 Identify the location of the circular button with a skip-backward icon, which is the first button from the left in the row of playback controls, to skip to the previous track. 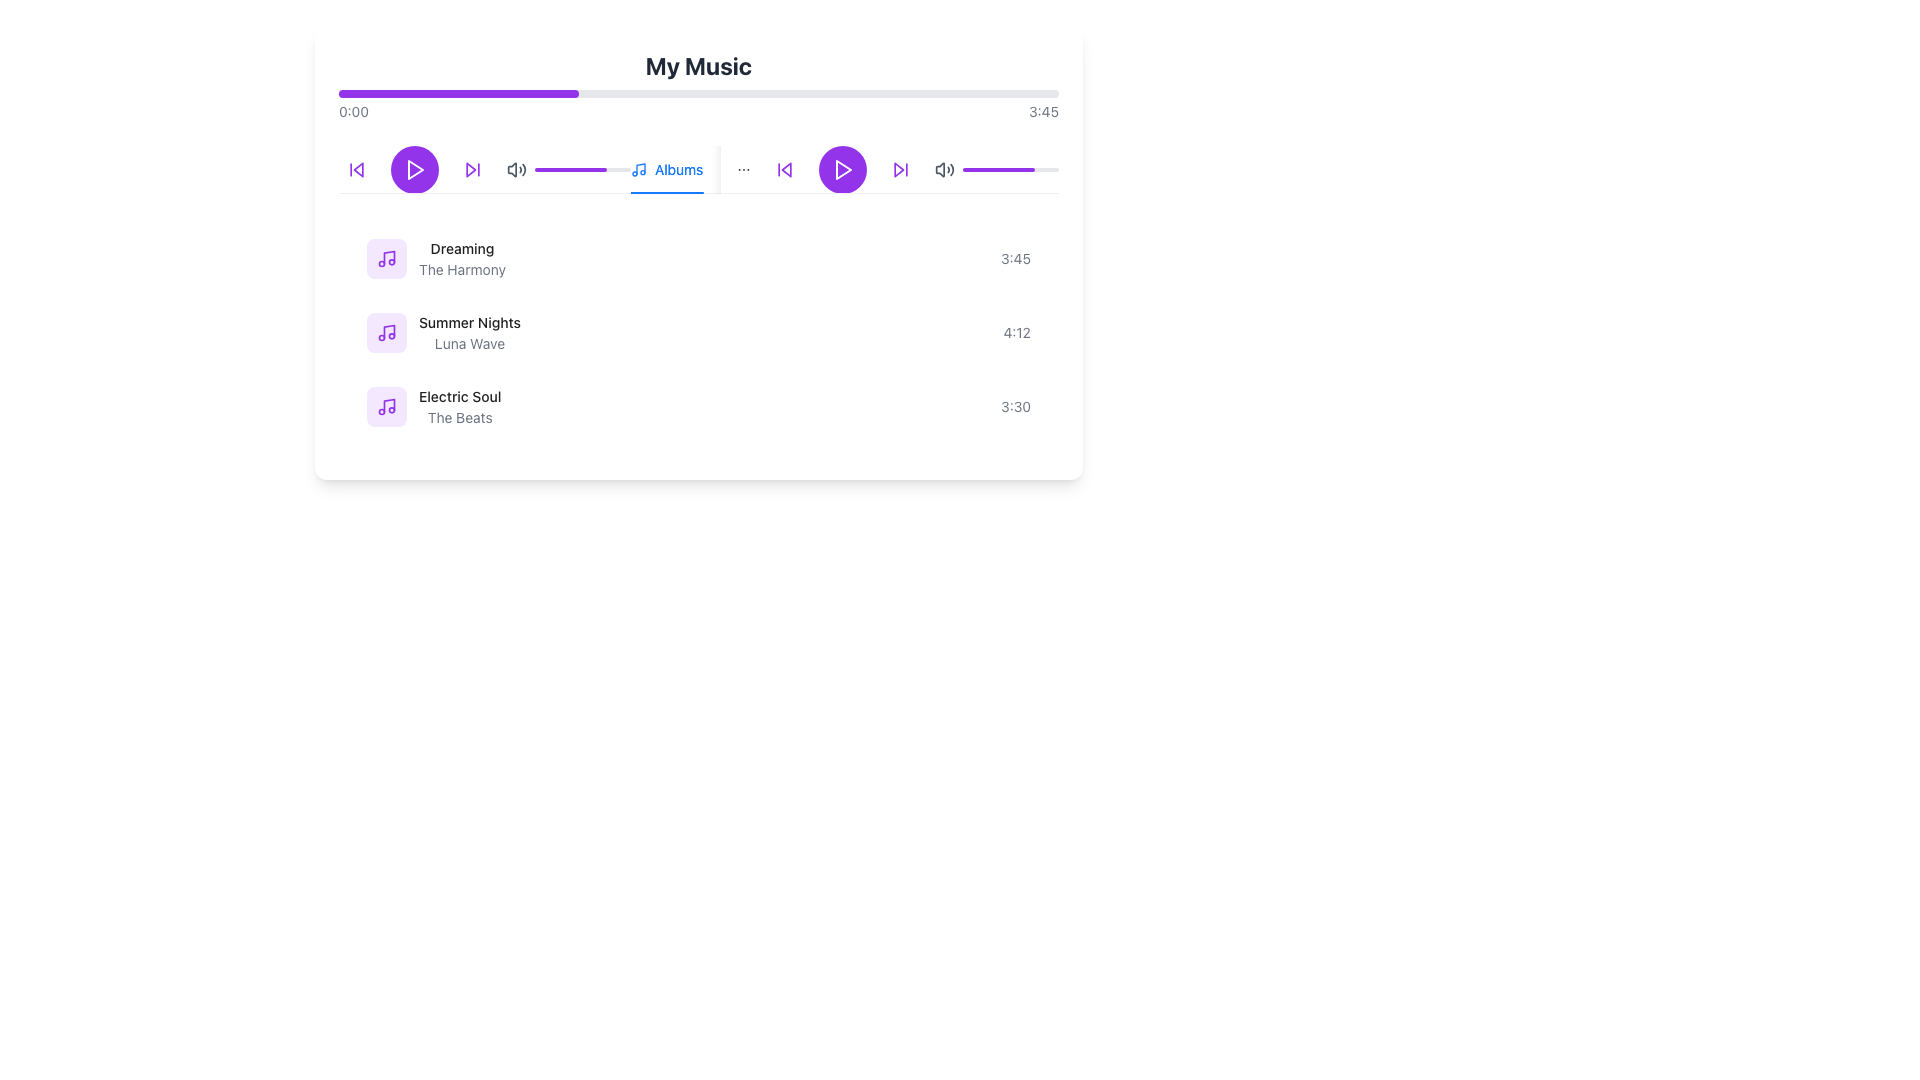
(356, 168).